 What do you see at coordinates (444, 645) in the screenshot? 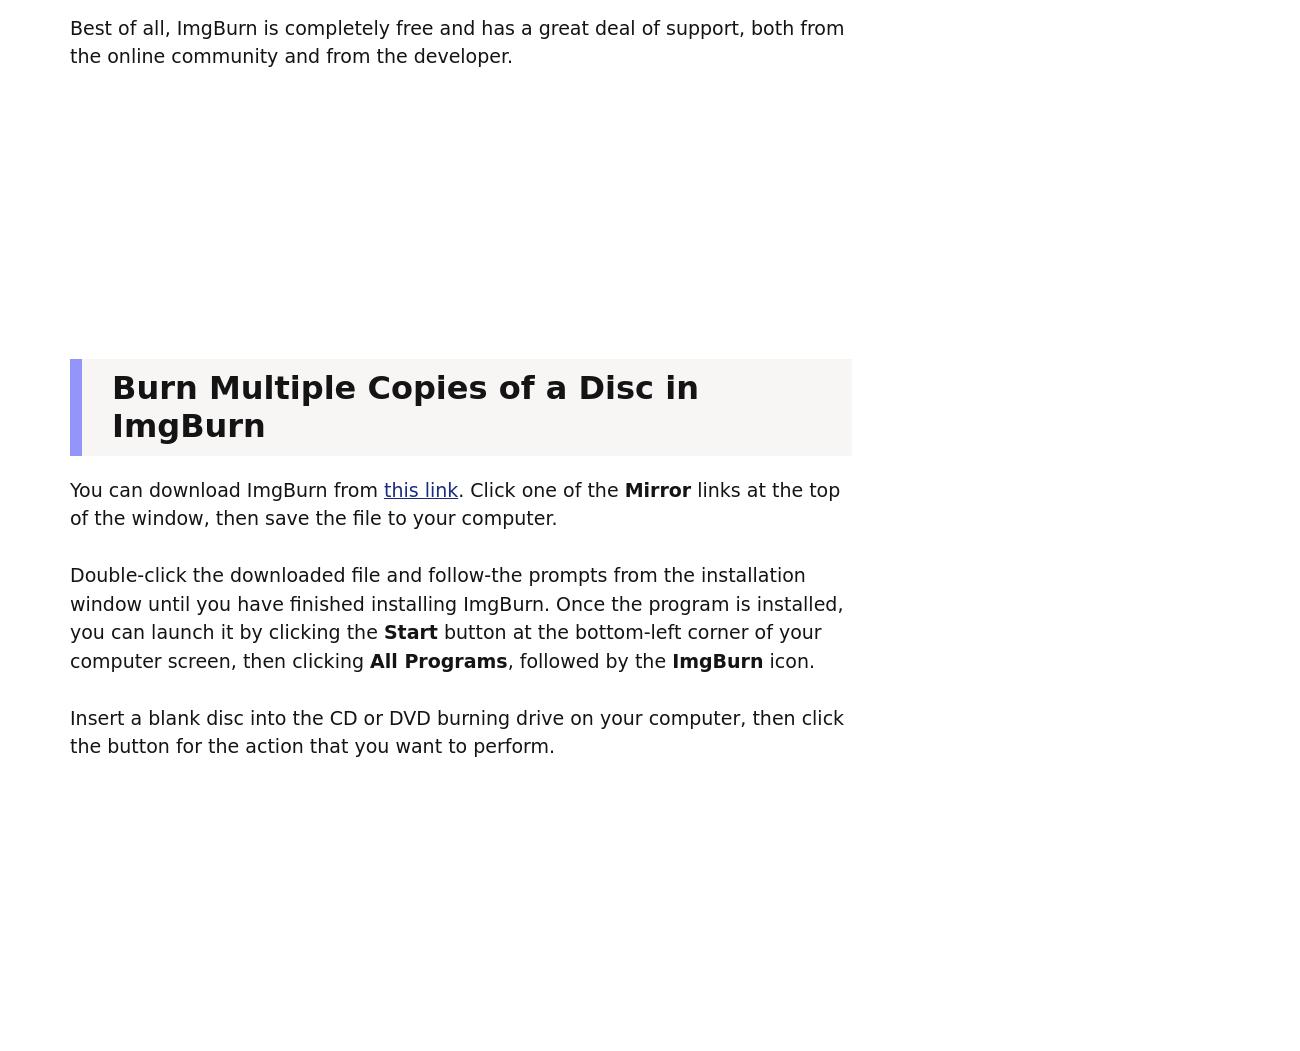
I see `'button at the bottom-left corner of your computer screen, then clicking'` at bounding box center [444, 645].